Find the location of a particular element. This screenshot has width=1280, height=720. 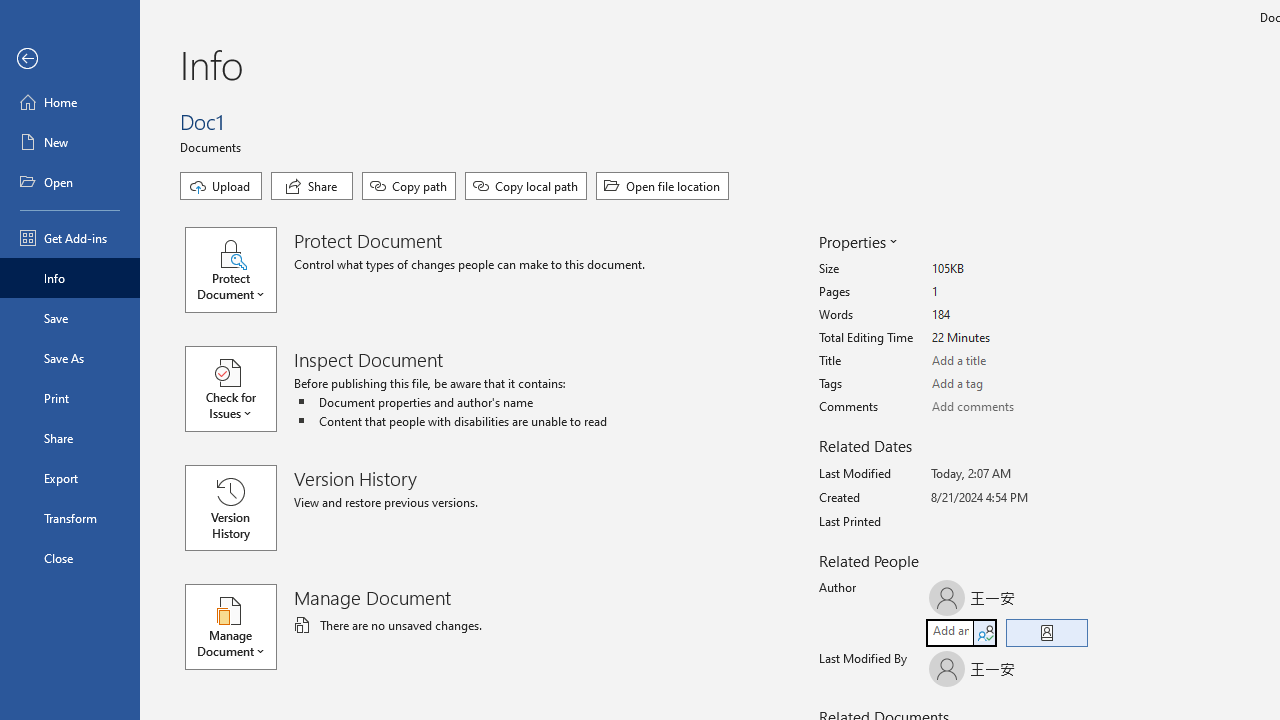

'Size' is located at coordinates (1006, 268).